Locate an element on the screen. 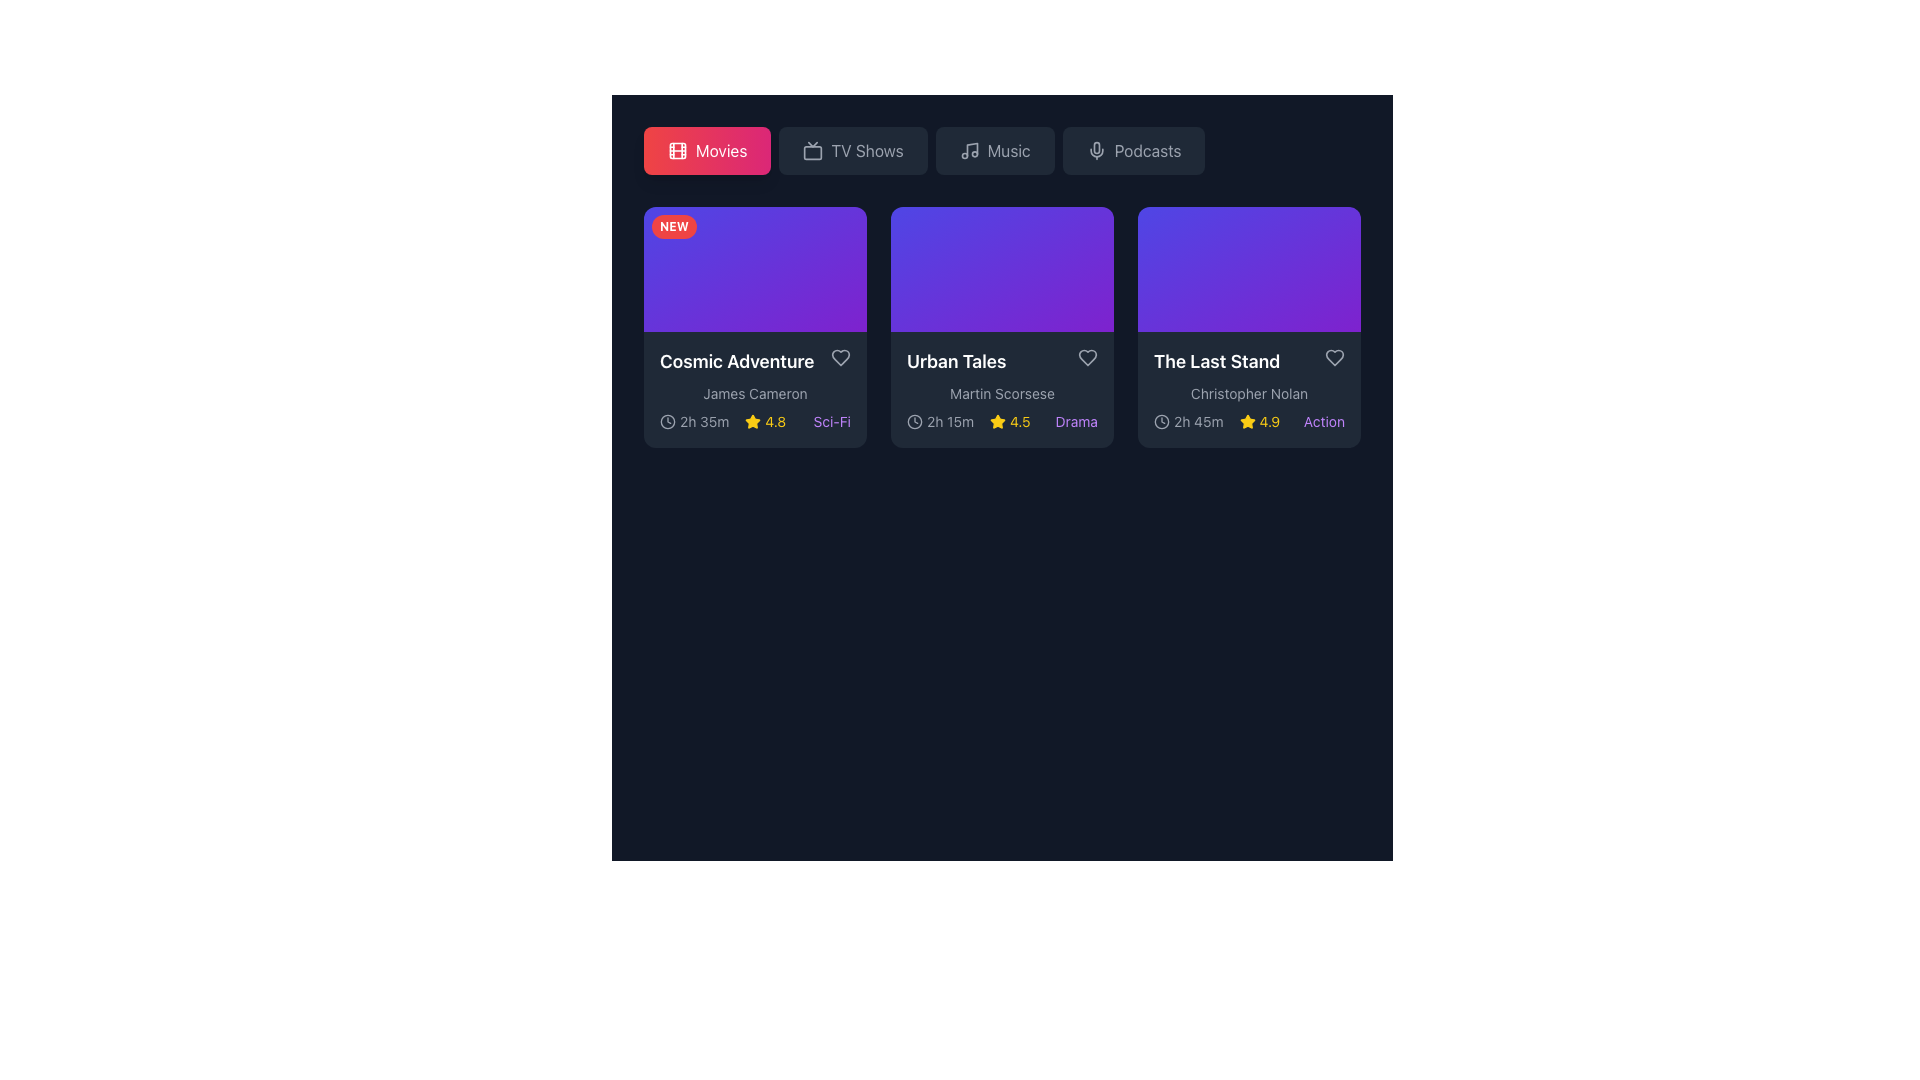 This screenshot has width=1920, height=1080. the Composite metadata display that shows the duration, rating, and genre of the media item located at the bottom of the card for 'The Last Stand' directed by Christopher Nolan is located at coordinates (1248, 421).